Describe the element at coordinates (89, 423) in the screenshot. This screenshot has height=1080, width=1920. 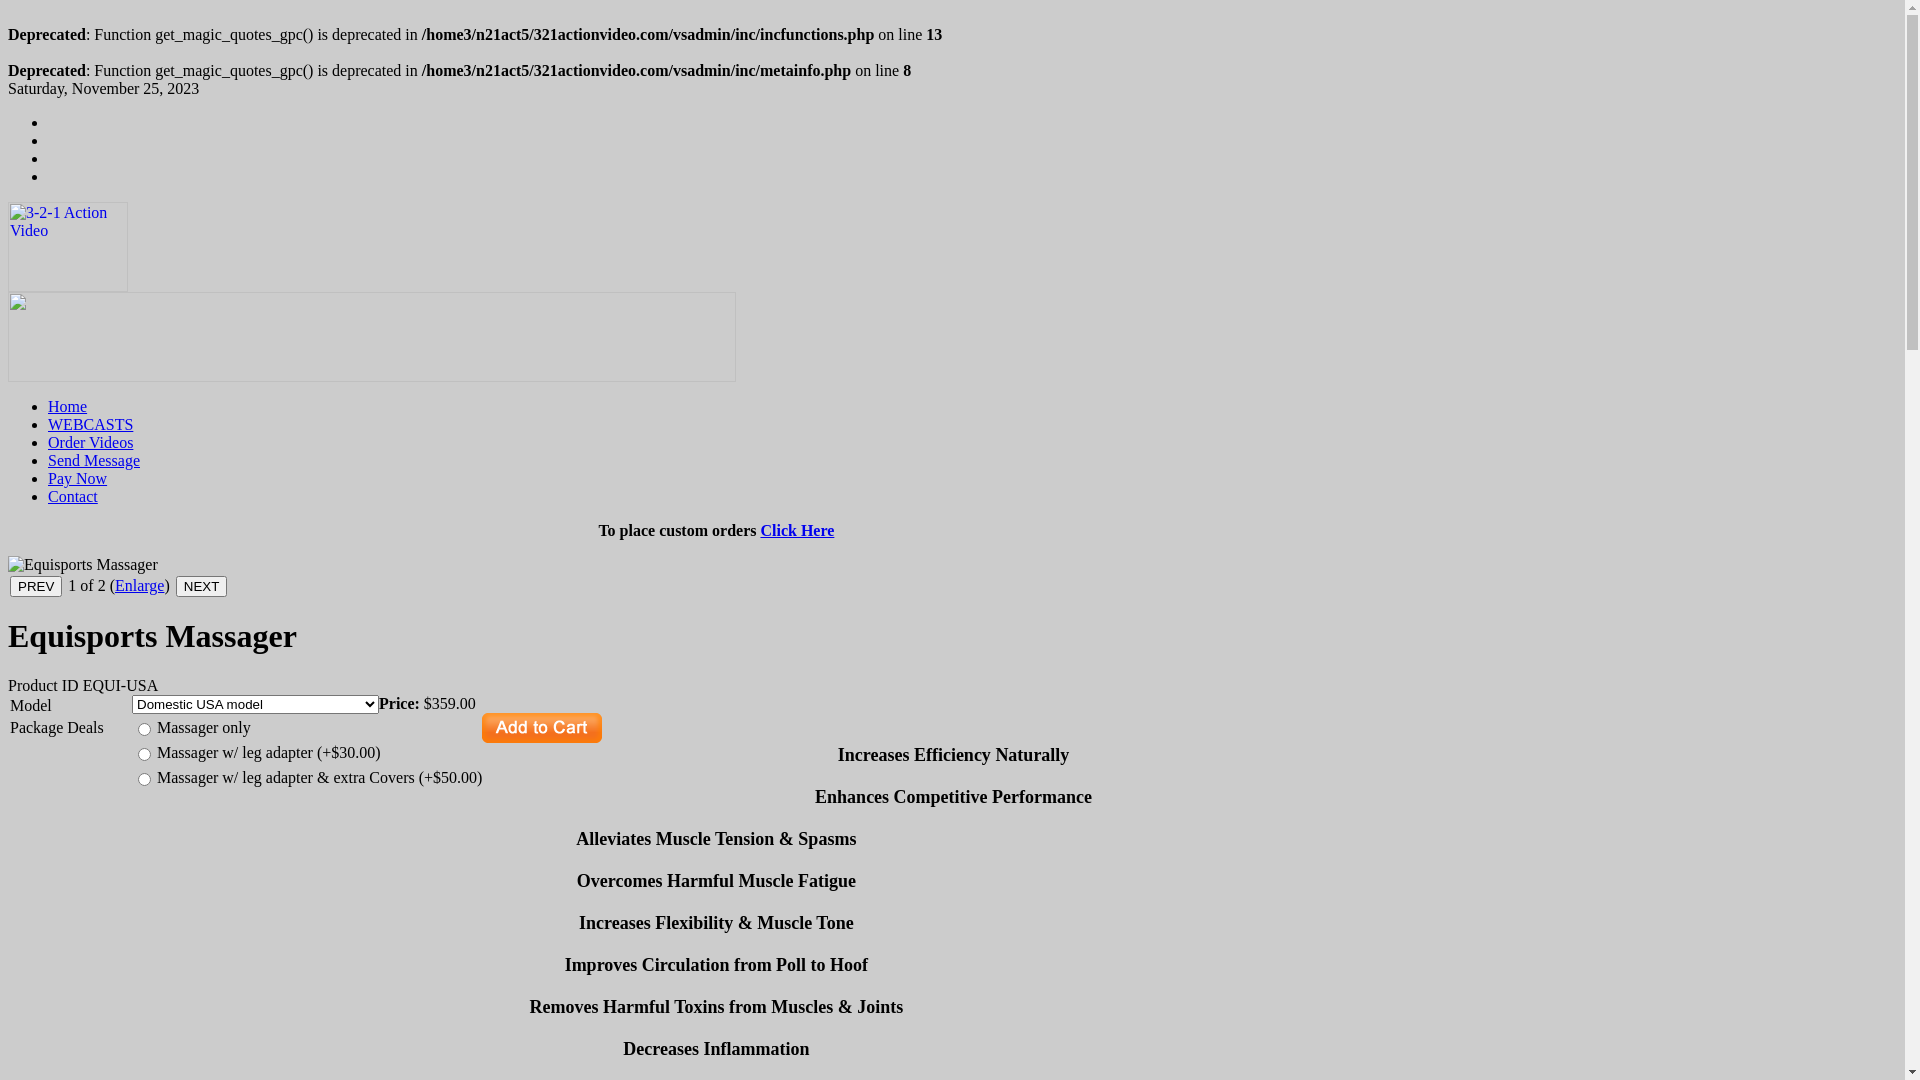
I see `'WEBCASTS'` at that location.